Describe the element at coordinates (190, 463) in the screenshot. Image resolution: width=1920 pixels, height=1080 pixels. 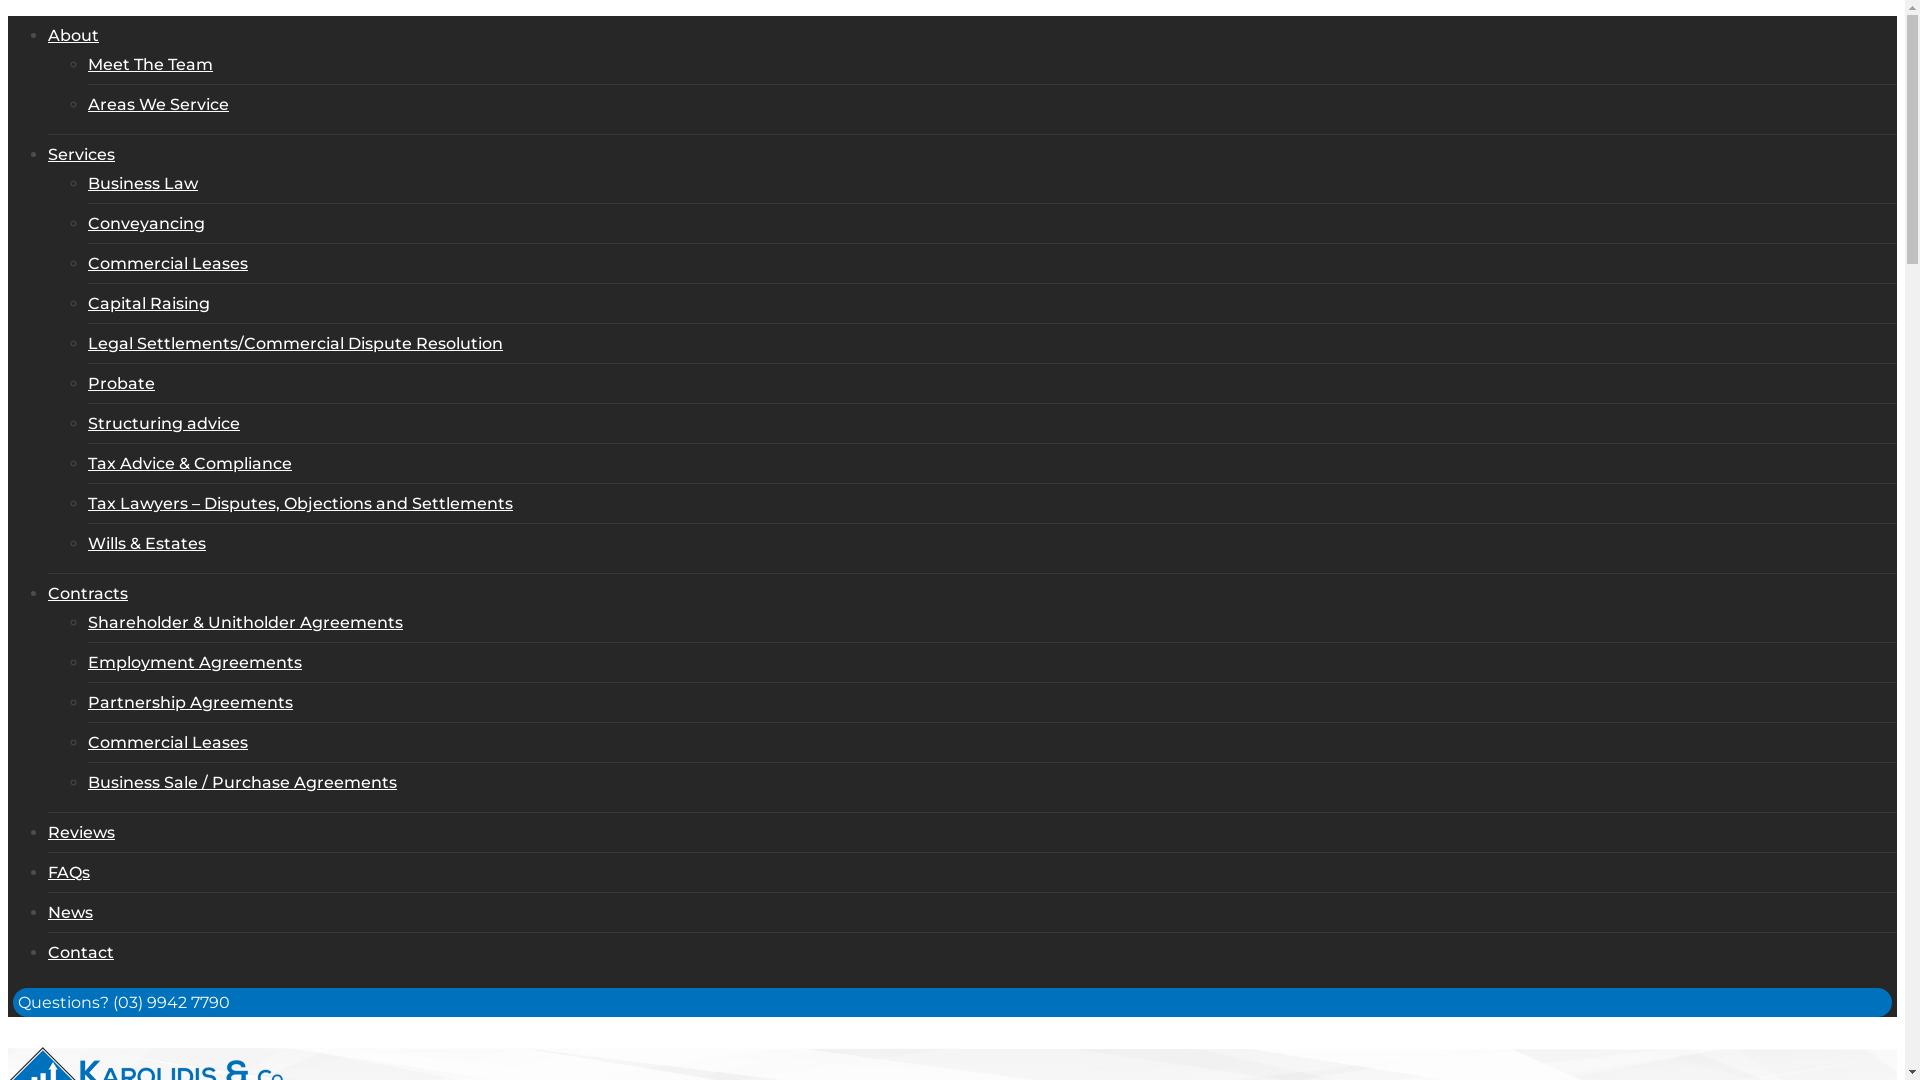
I see `'Tax Advice & Compliance'` at that location.